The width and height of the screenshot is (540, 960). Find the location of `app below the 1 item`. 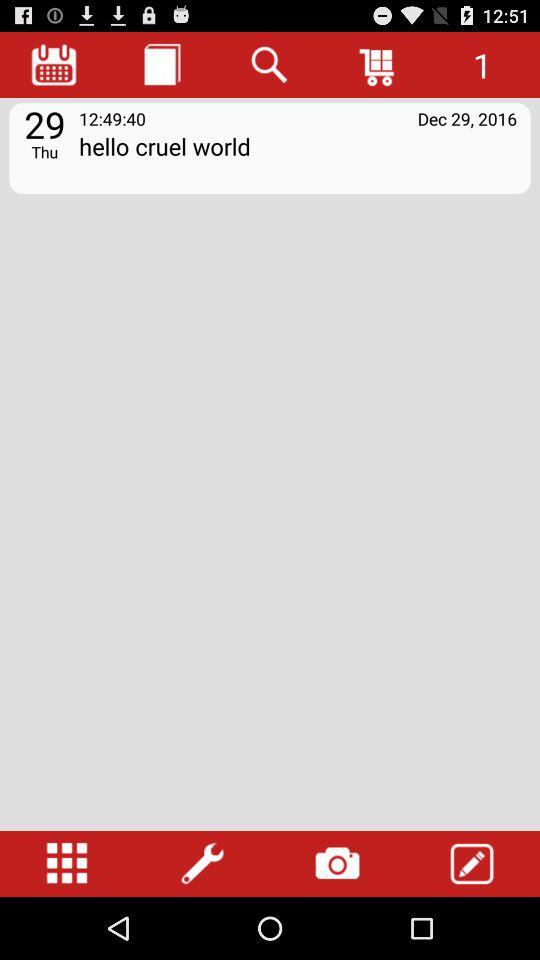

app below the 1 item is located at coordinates (467, 118).